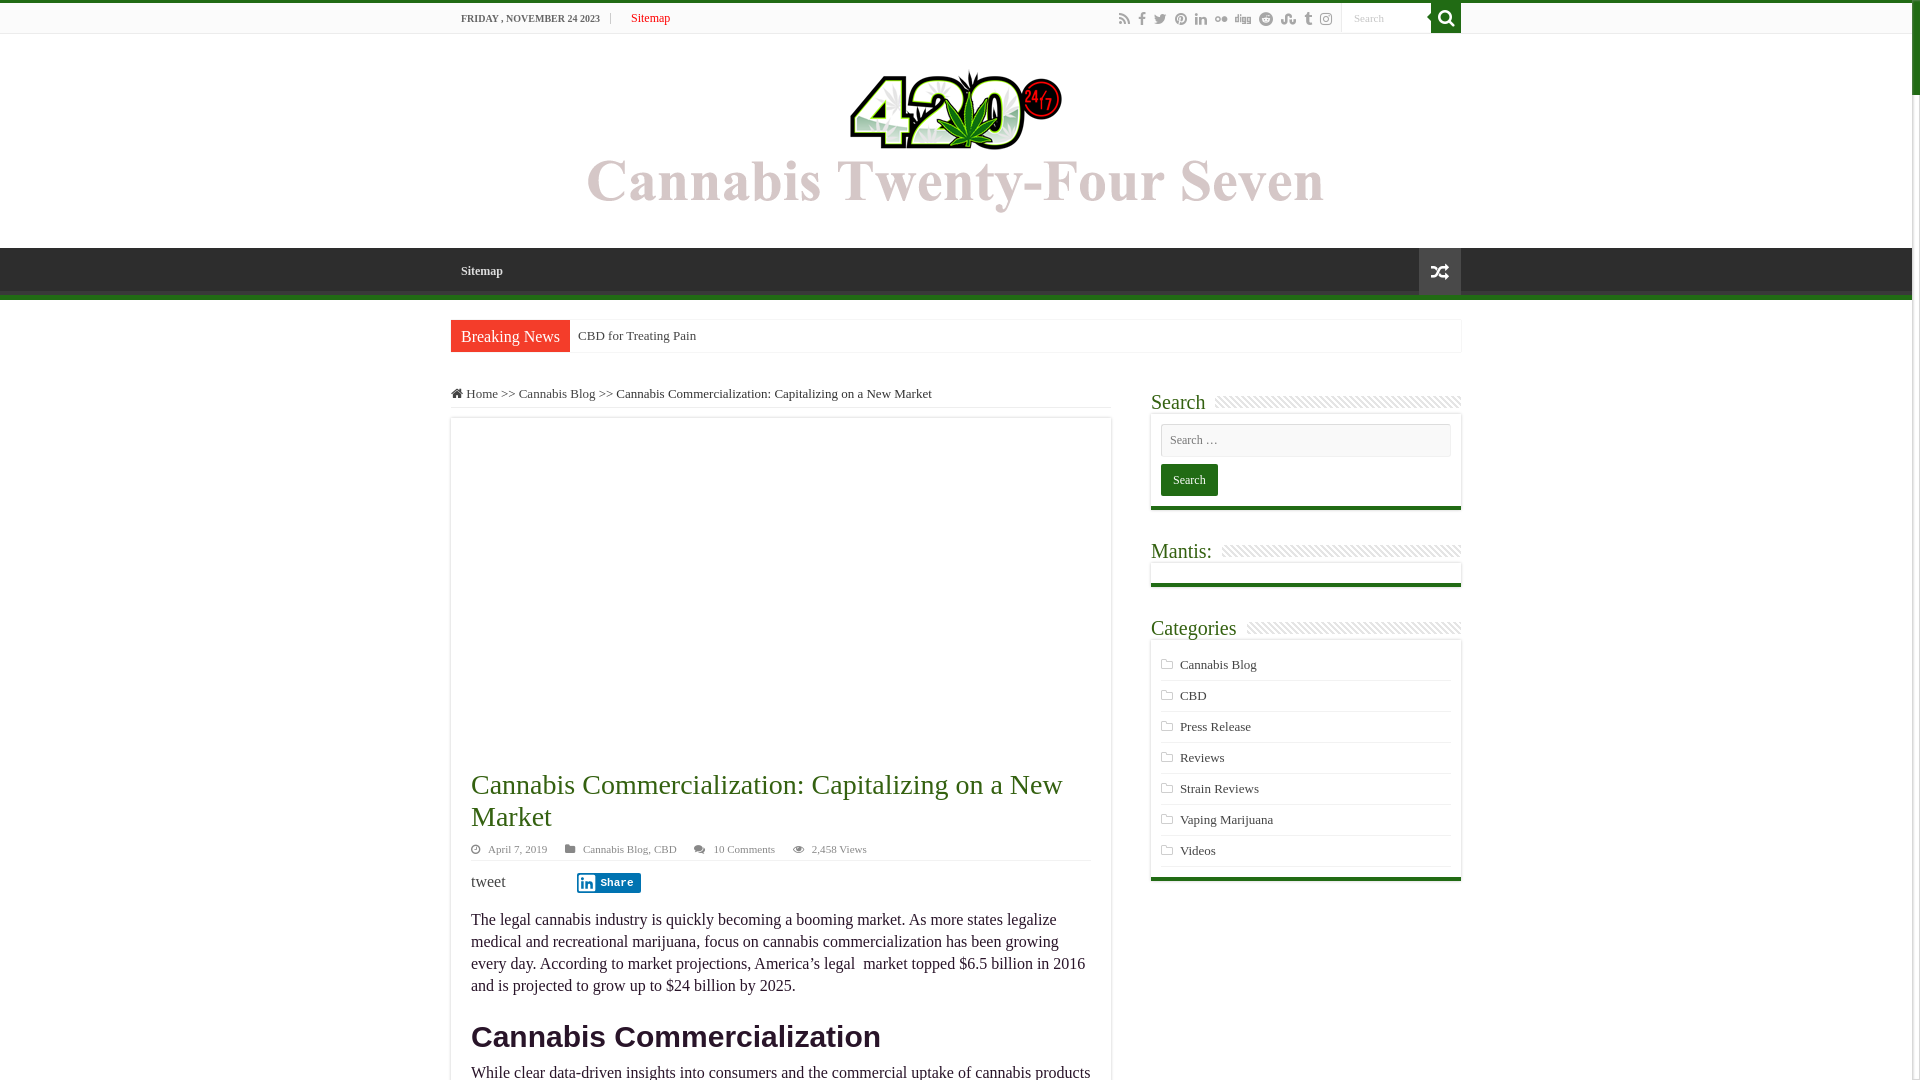 The height and width of the screenshot is (1080, 1920). I want to click on 'Random Article', so click(1440, 271).